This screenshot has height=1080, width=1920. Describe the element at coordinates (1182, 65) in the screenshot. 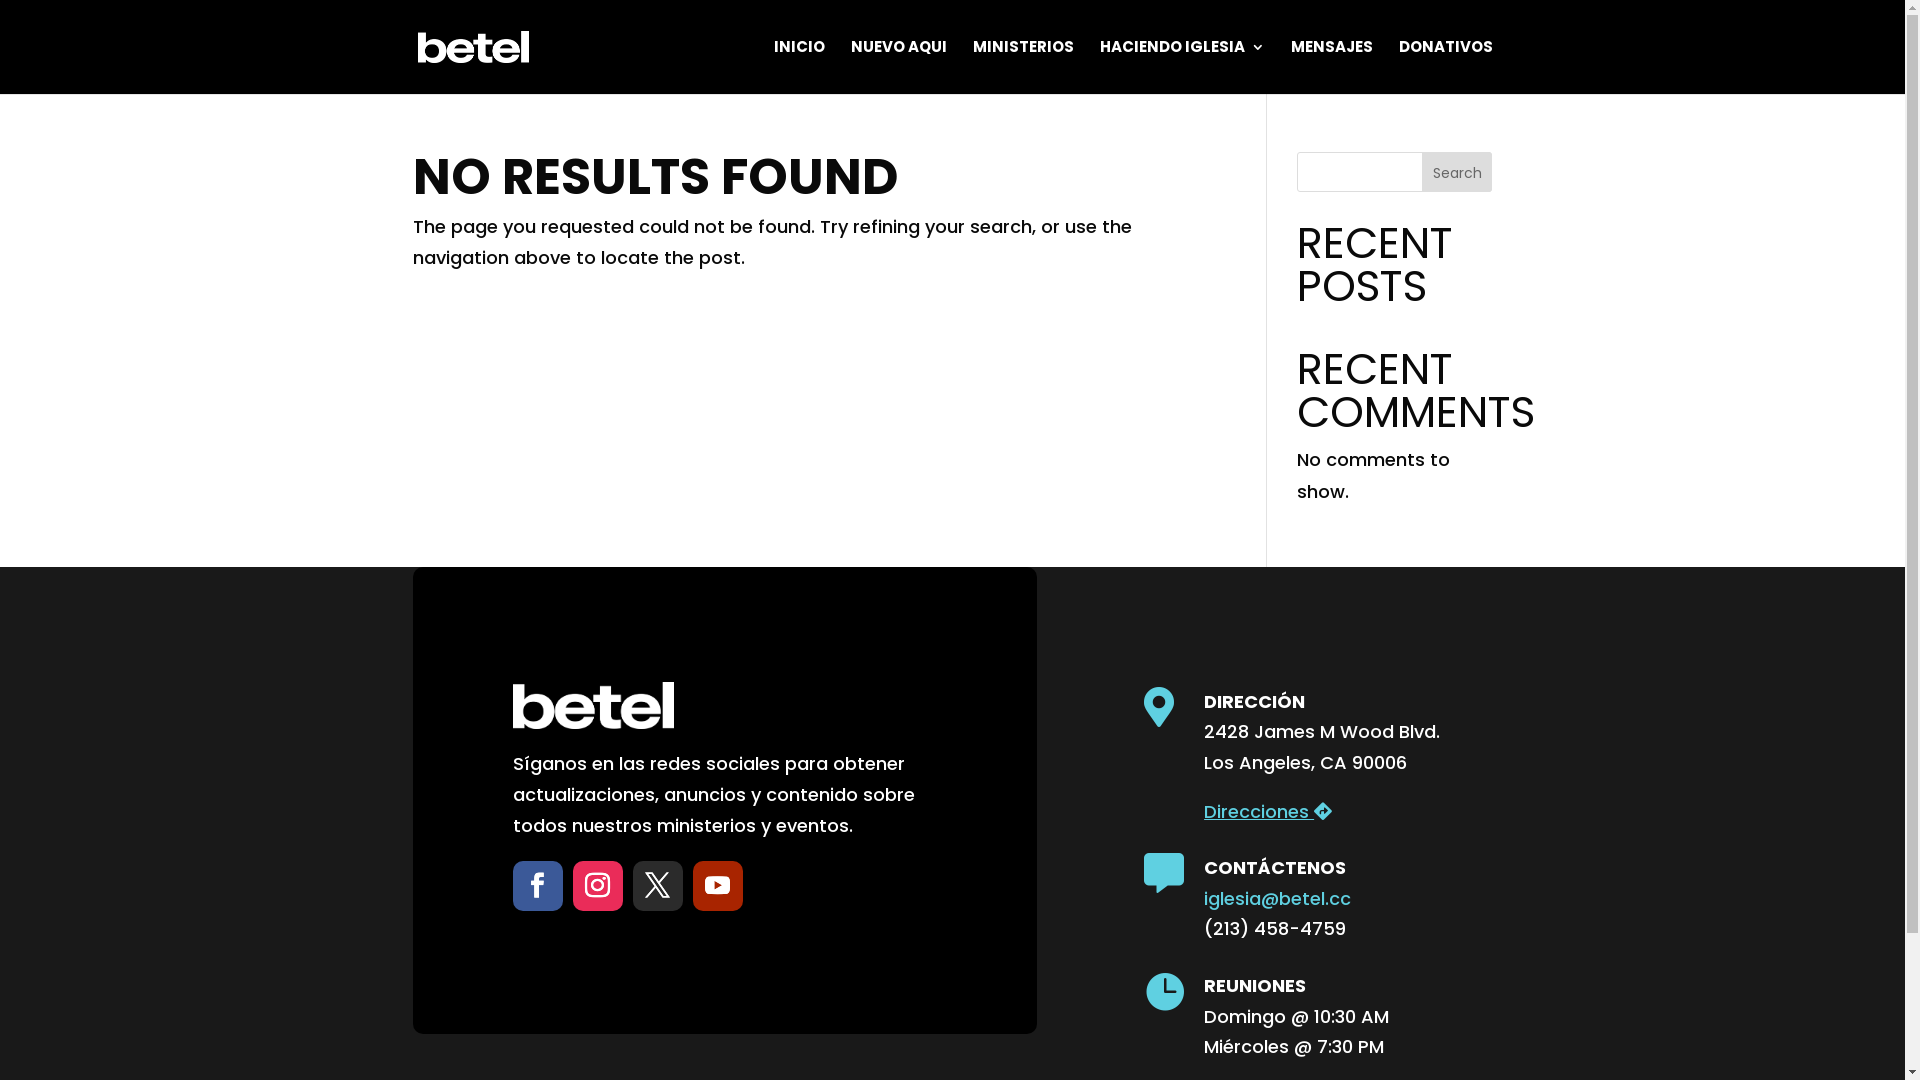

I see `'HACIENDO IGLESIA'` at that location.